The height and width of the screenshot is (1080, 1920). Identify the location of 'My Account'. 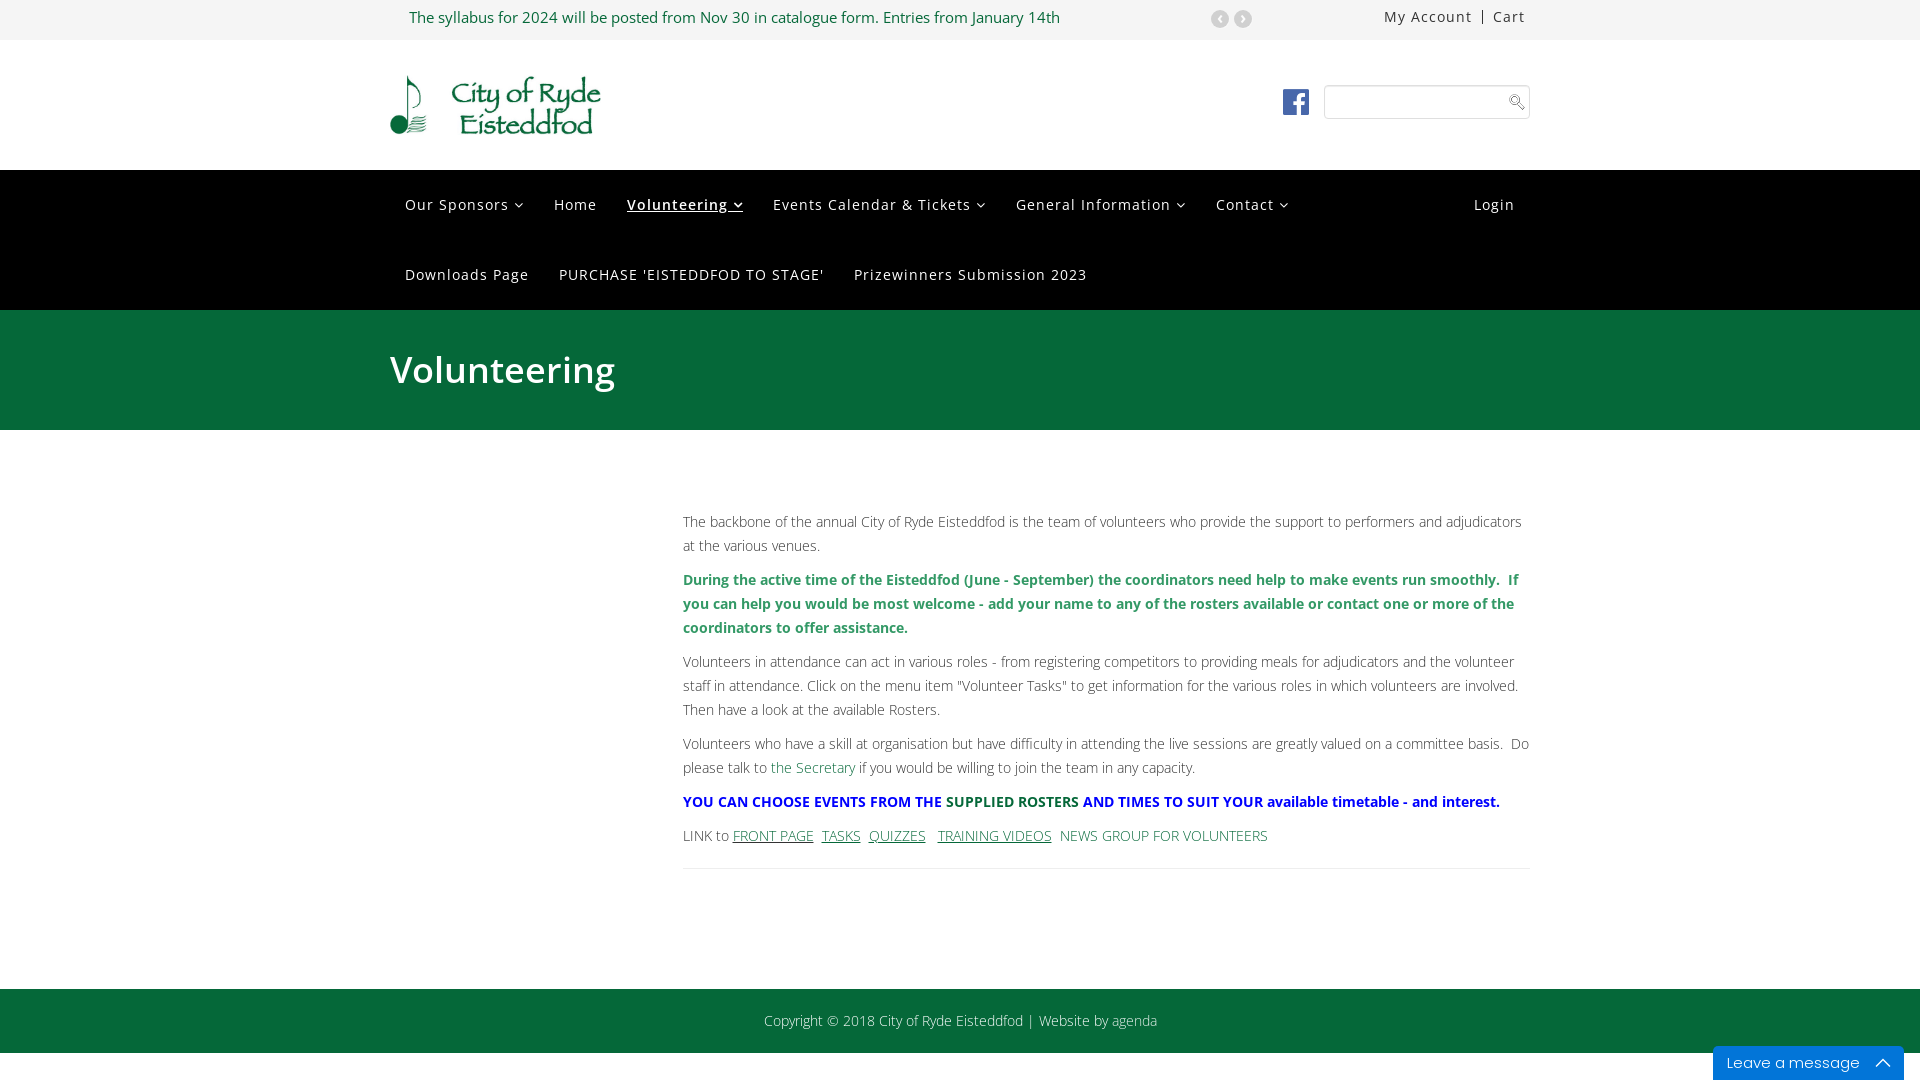
(1426, 16).